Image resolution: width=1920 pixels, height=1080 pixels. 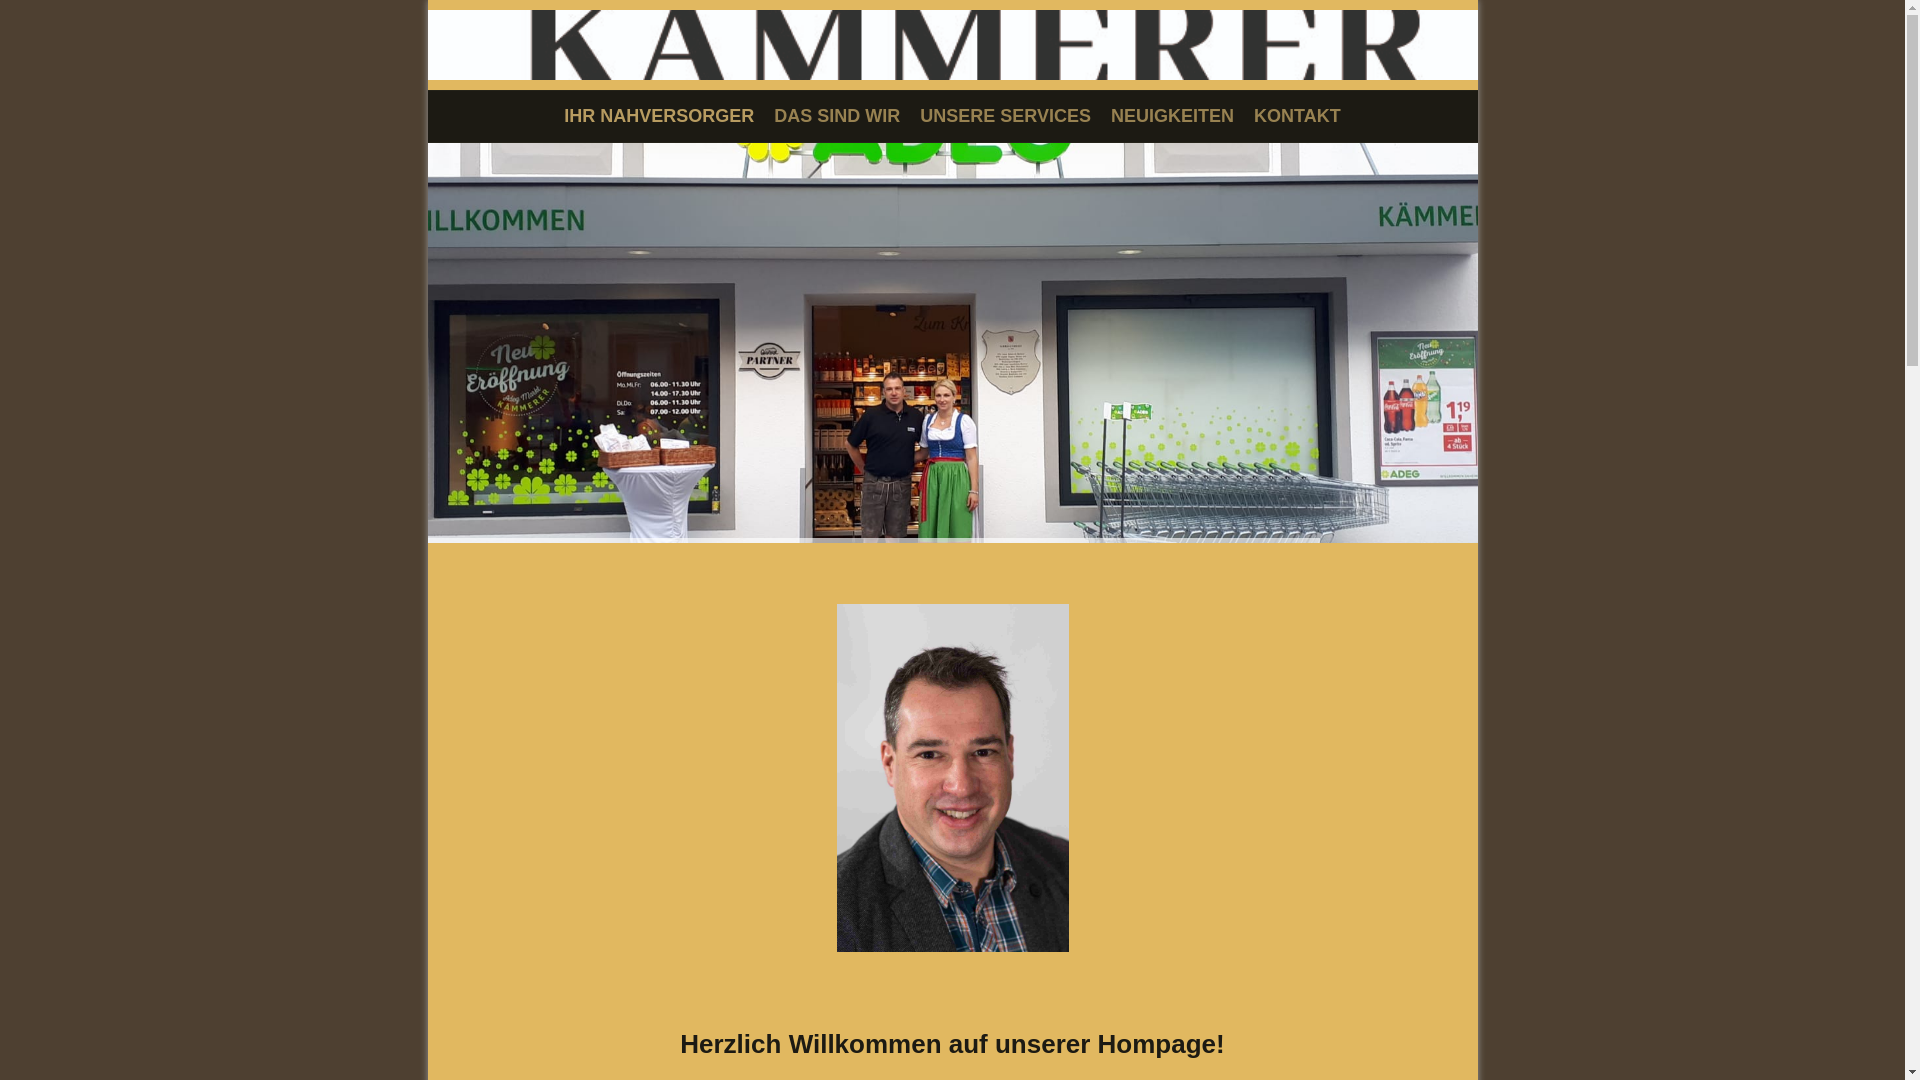 I want to click on 'KONTAKT', so click(x=1297, y=116).